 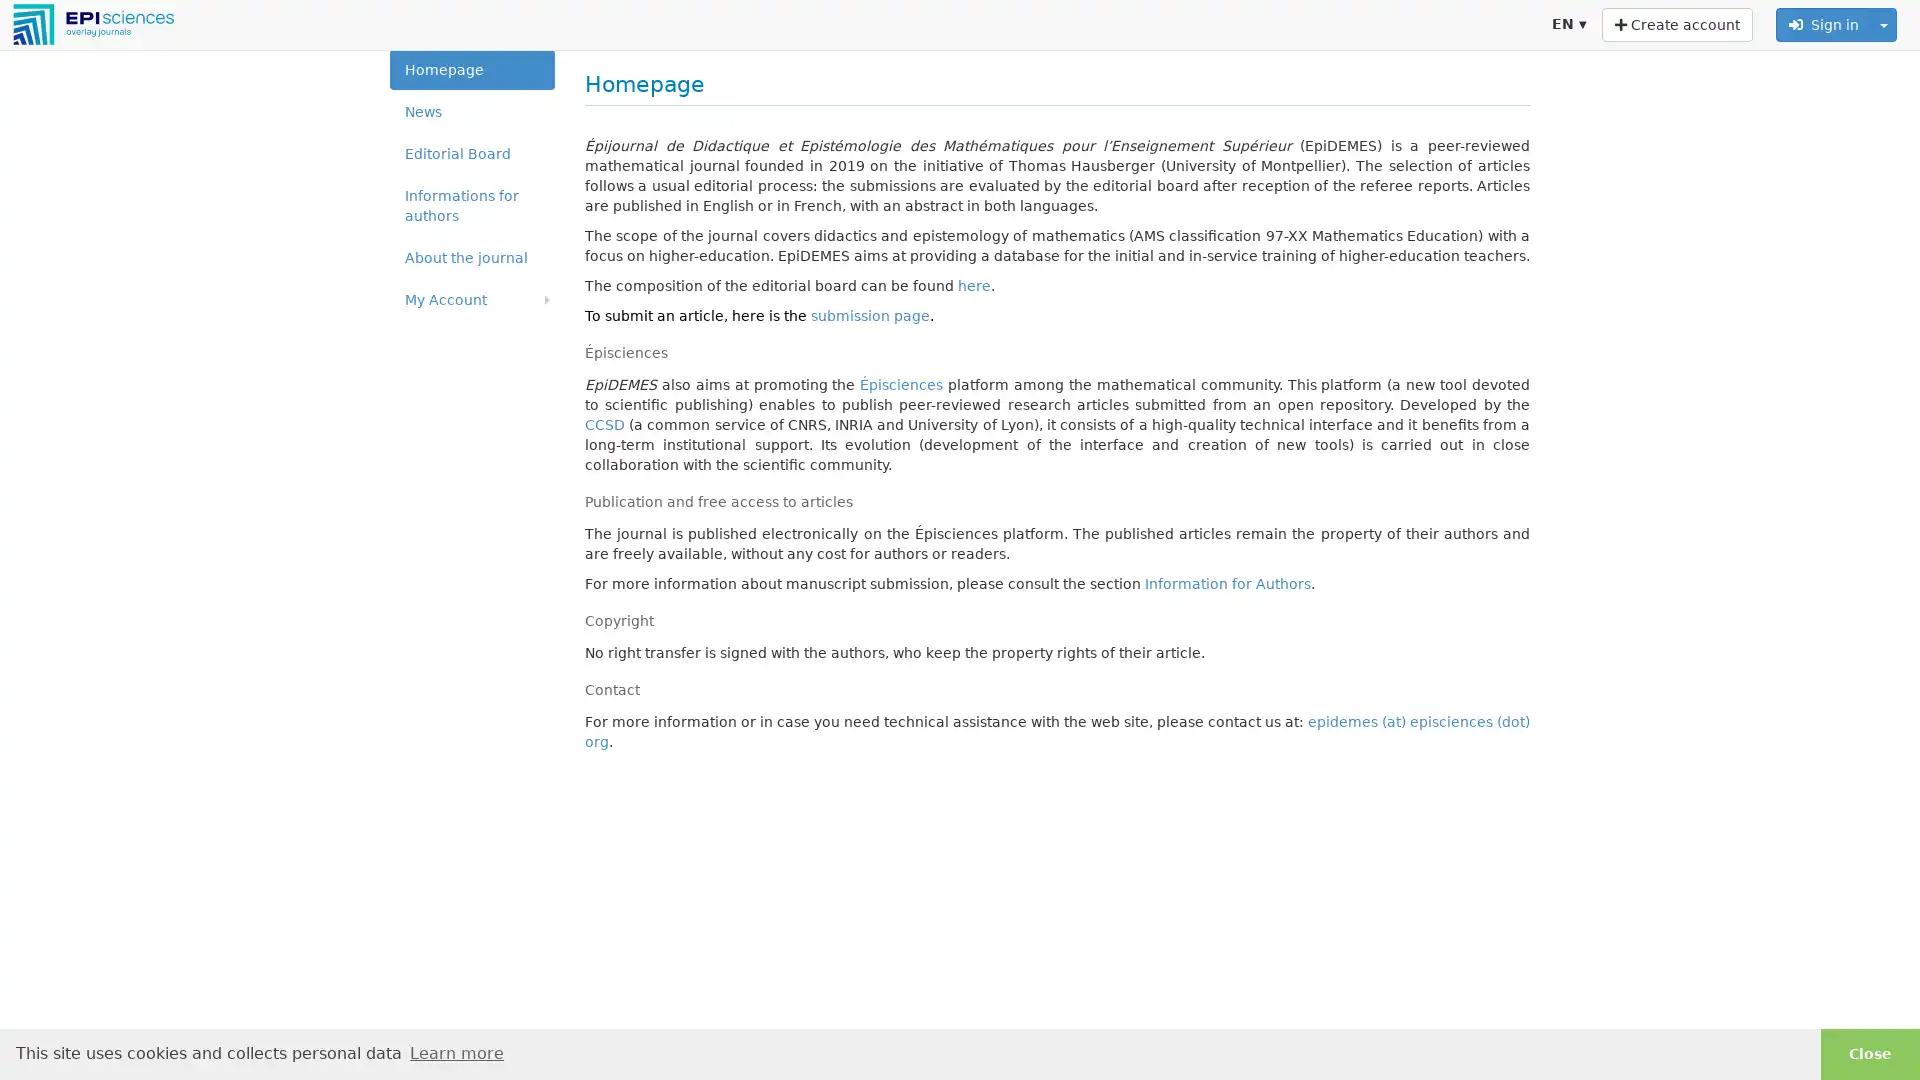 What do you see at coordinates (455, 1052) in the screenshot?
I see `learn more about cookies` at bounding box center [455, 1052].